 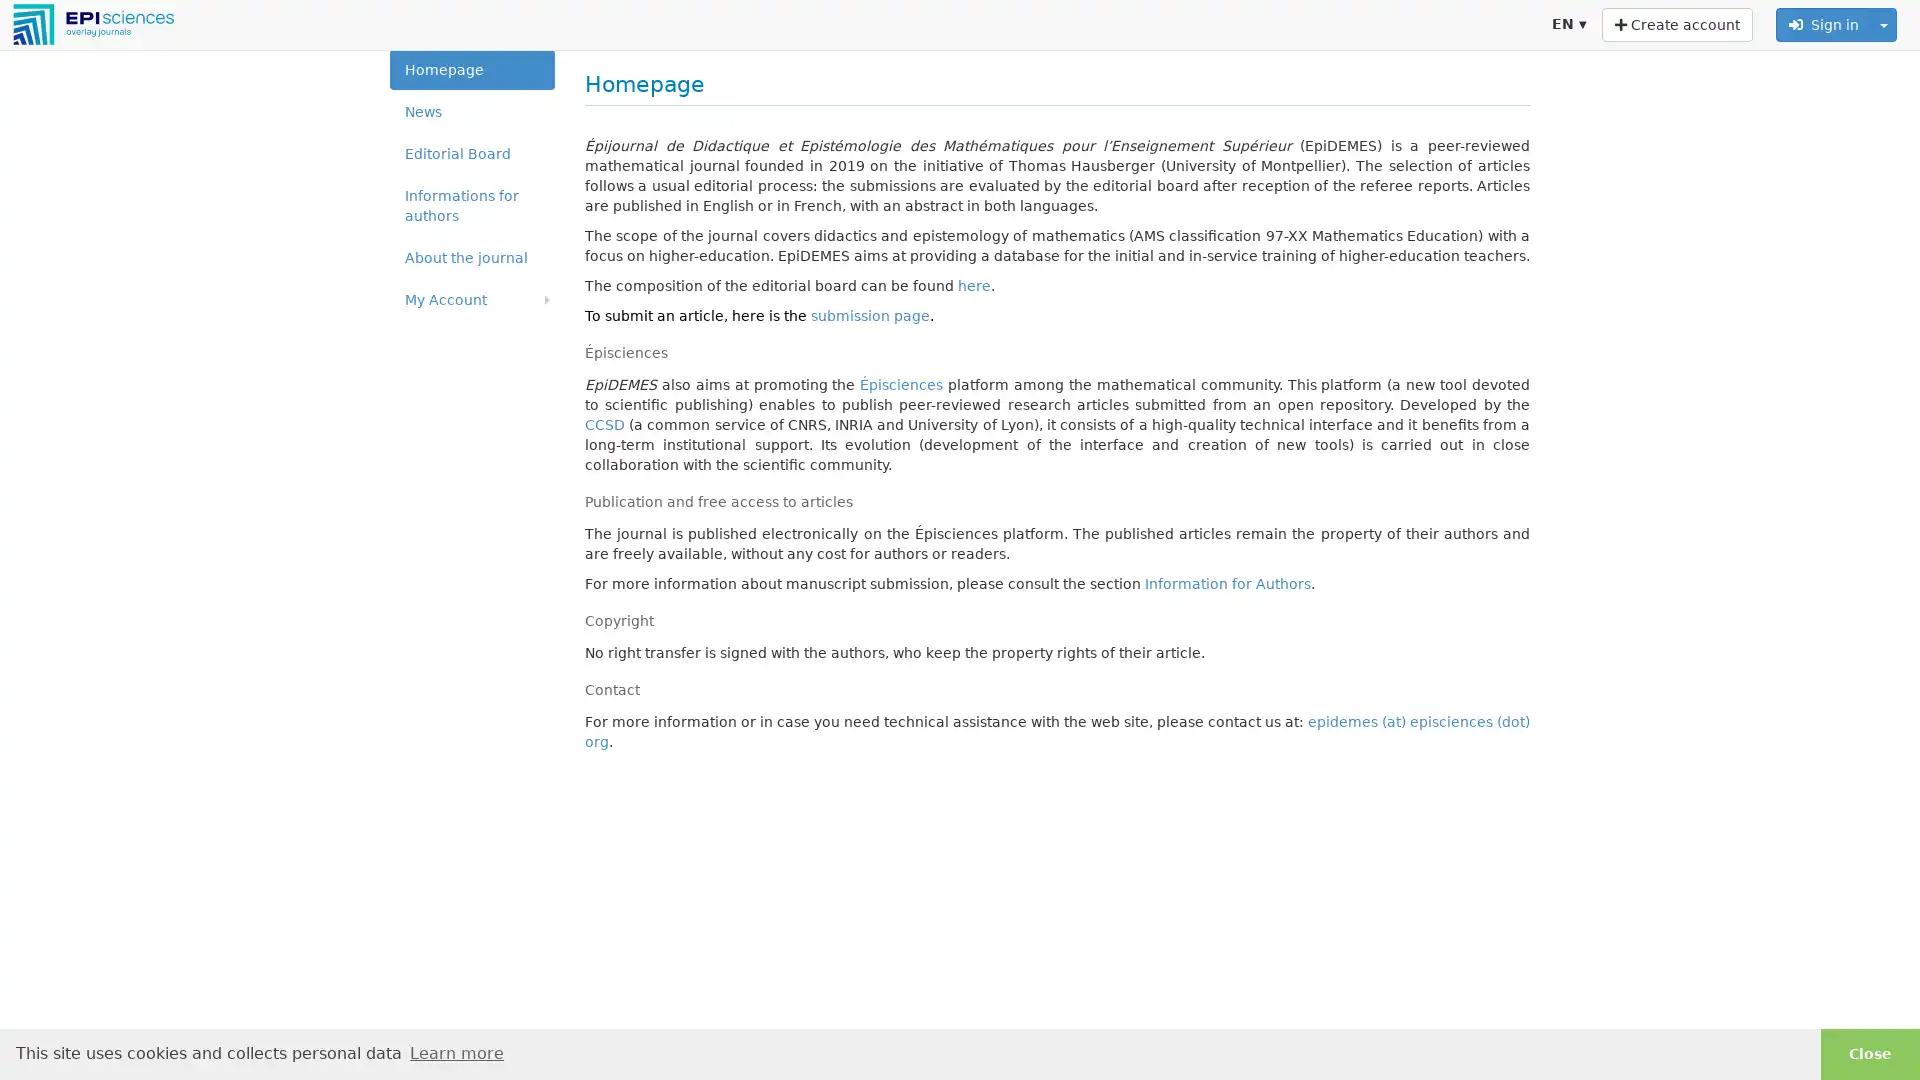 What do you see at coordinates (455, 1052) in the screenshot?
I see `learn more about cookies` at bounding box center [455, 1052].